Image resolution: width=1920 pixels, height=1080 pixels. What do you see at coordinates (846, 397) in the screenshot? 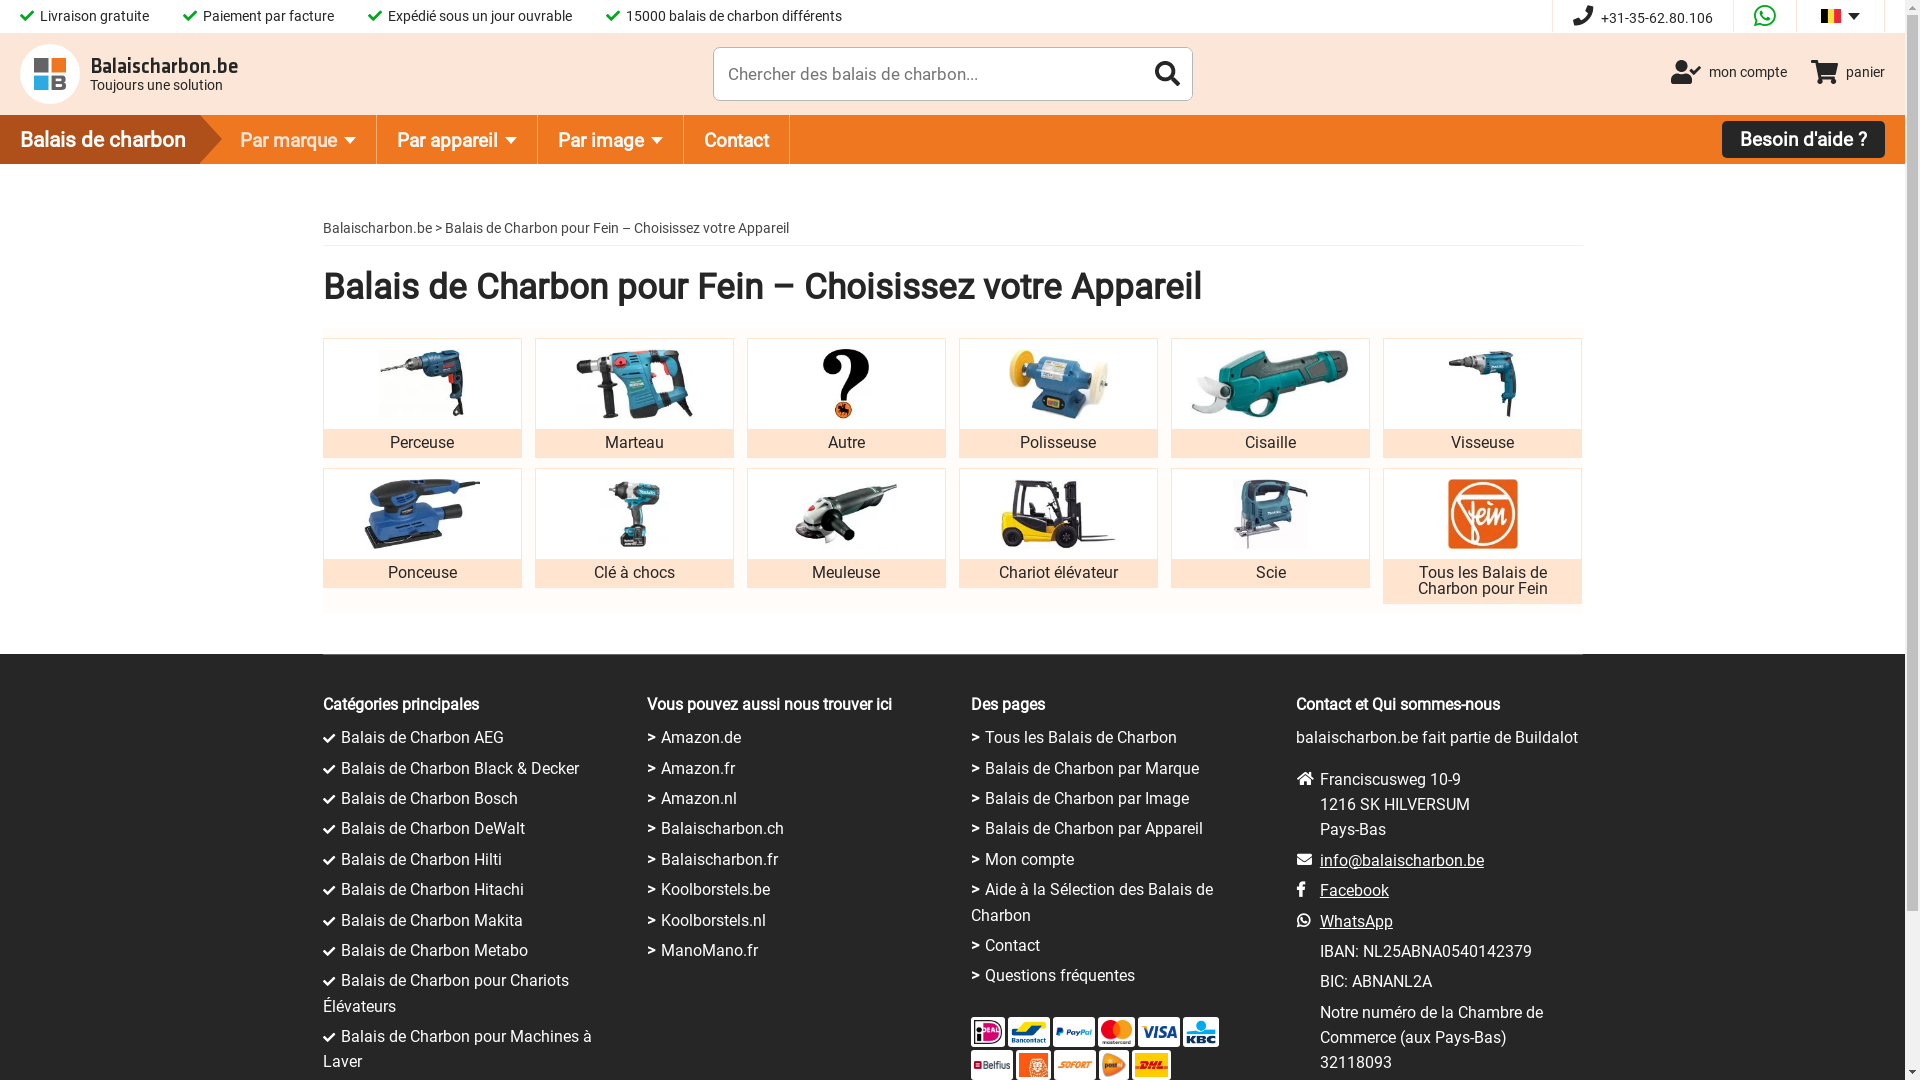
I see `'Autre'` at bounding box center [846, 397].